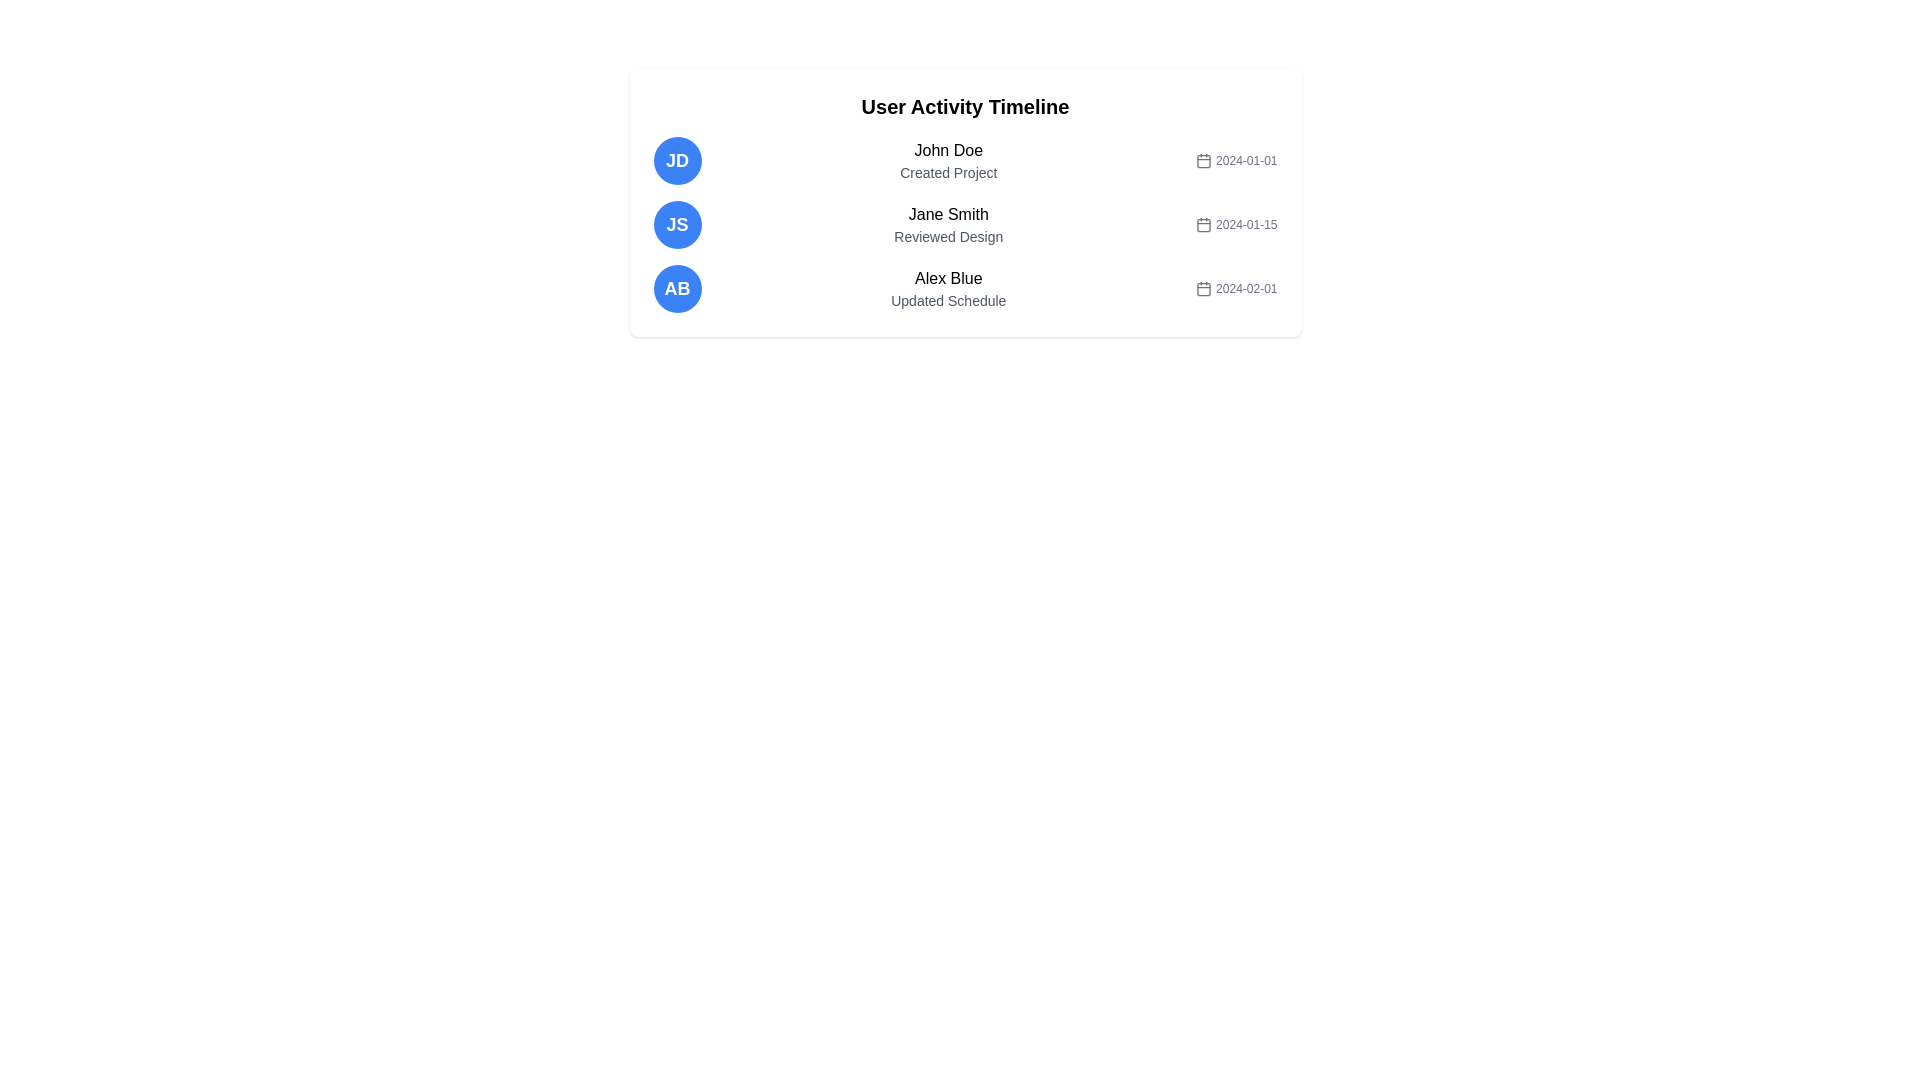 The image size is (1920, 1080). Describe the element at coordinates (947, 160) in the screenshot. I see `the Text Label displaying 'John Doe' and 'Created Project' in the activity timeline, located next to the blue circular avatar with initials 'JD'` at that location.